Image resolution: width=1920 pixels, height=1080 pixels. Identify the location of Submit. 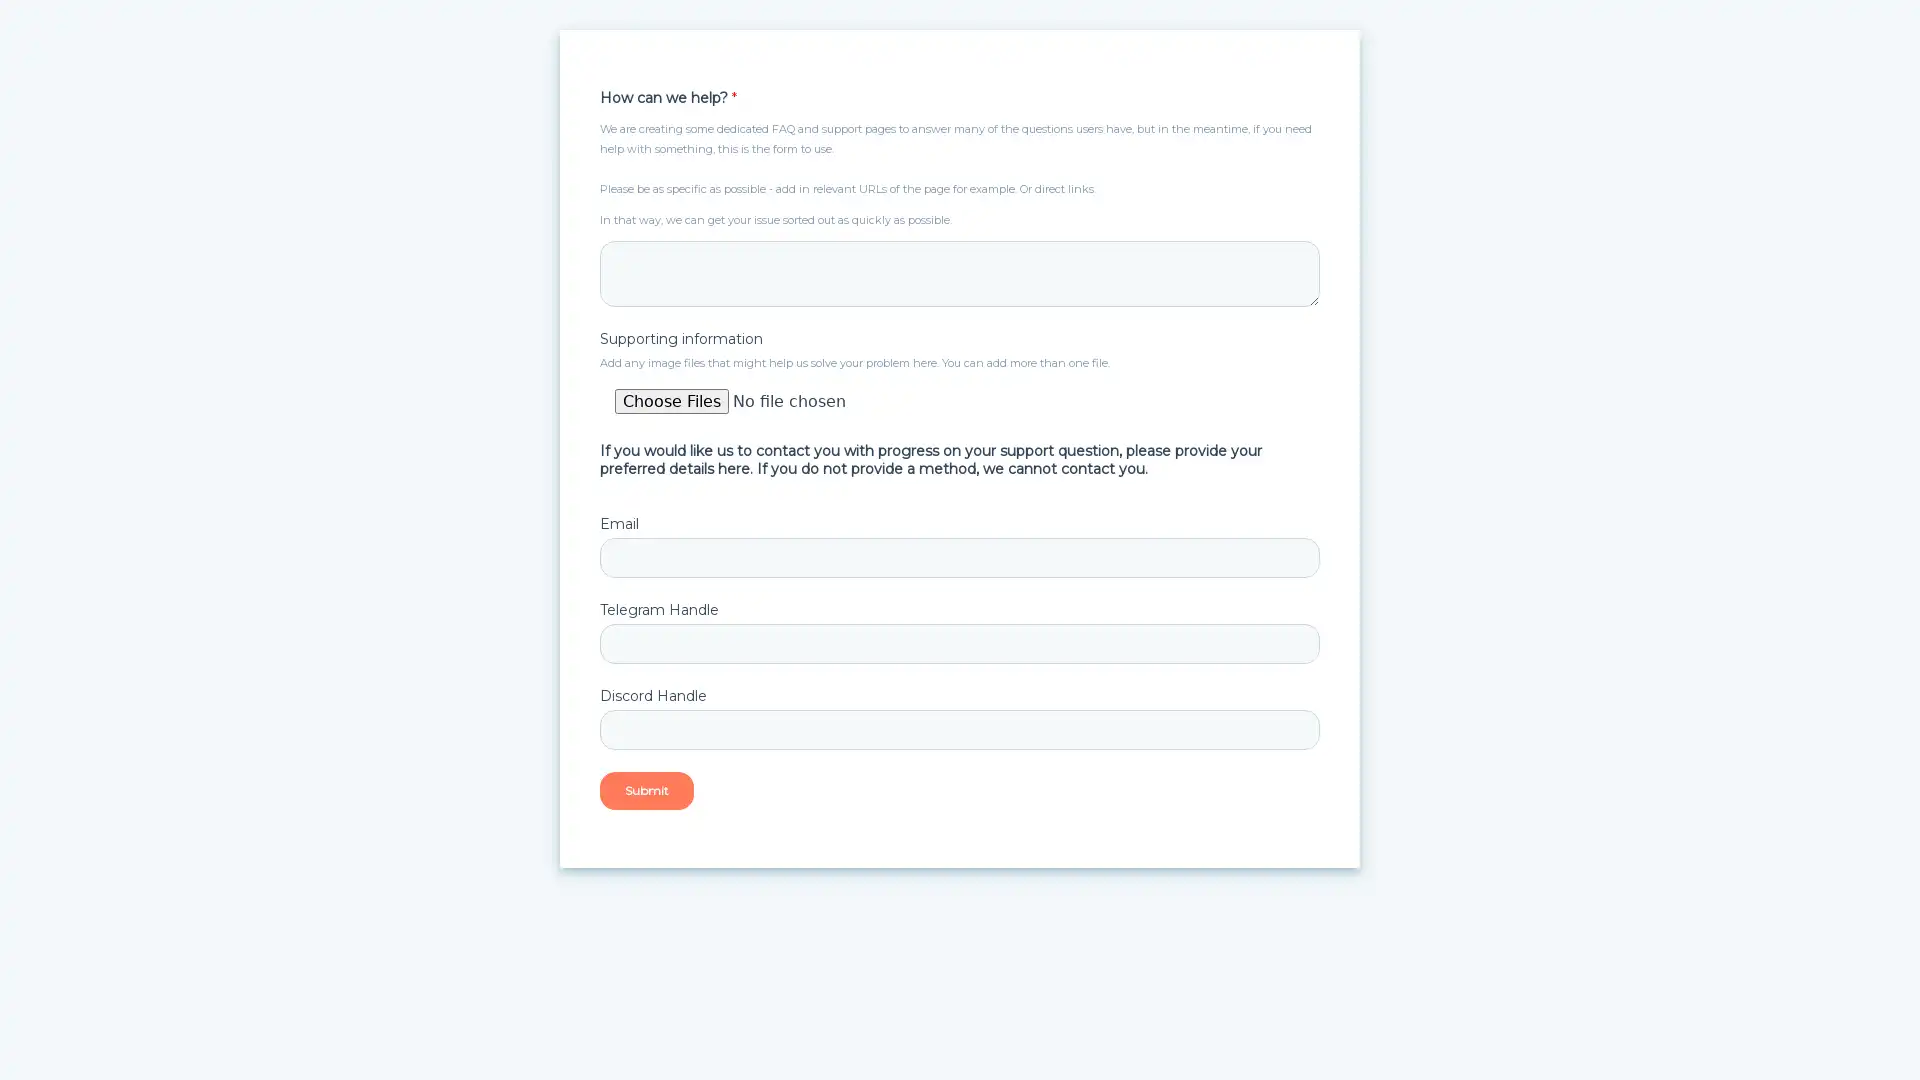
(647, 991).